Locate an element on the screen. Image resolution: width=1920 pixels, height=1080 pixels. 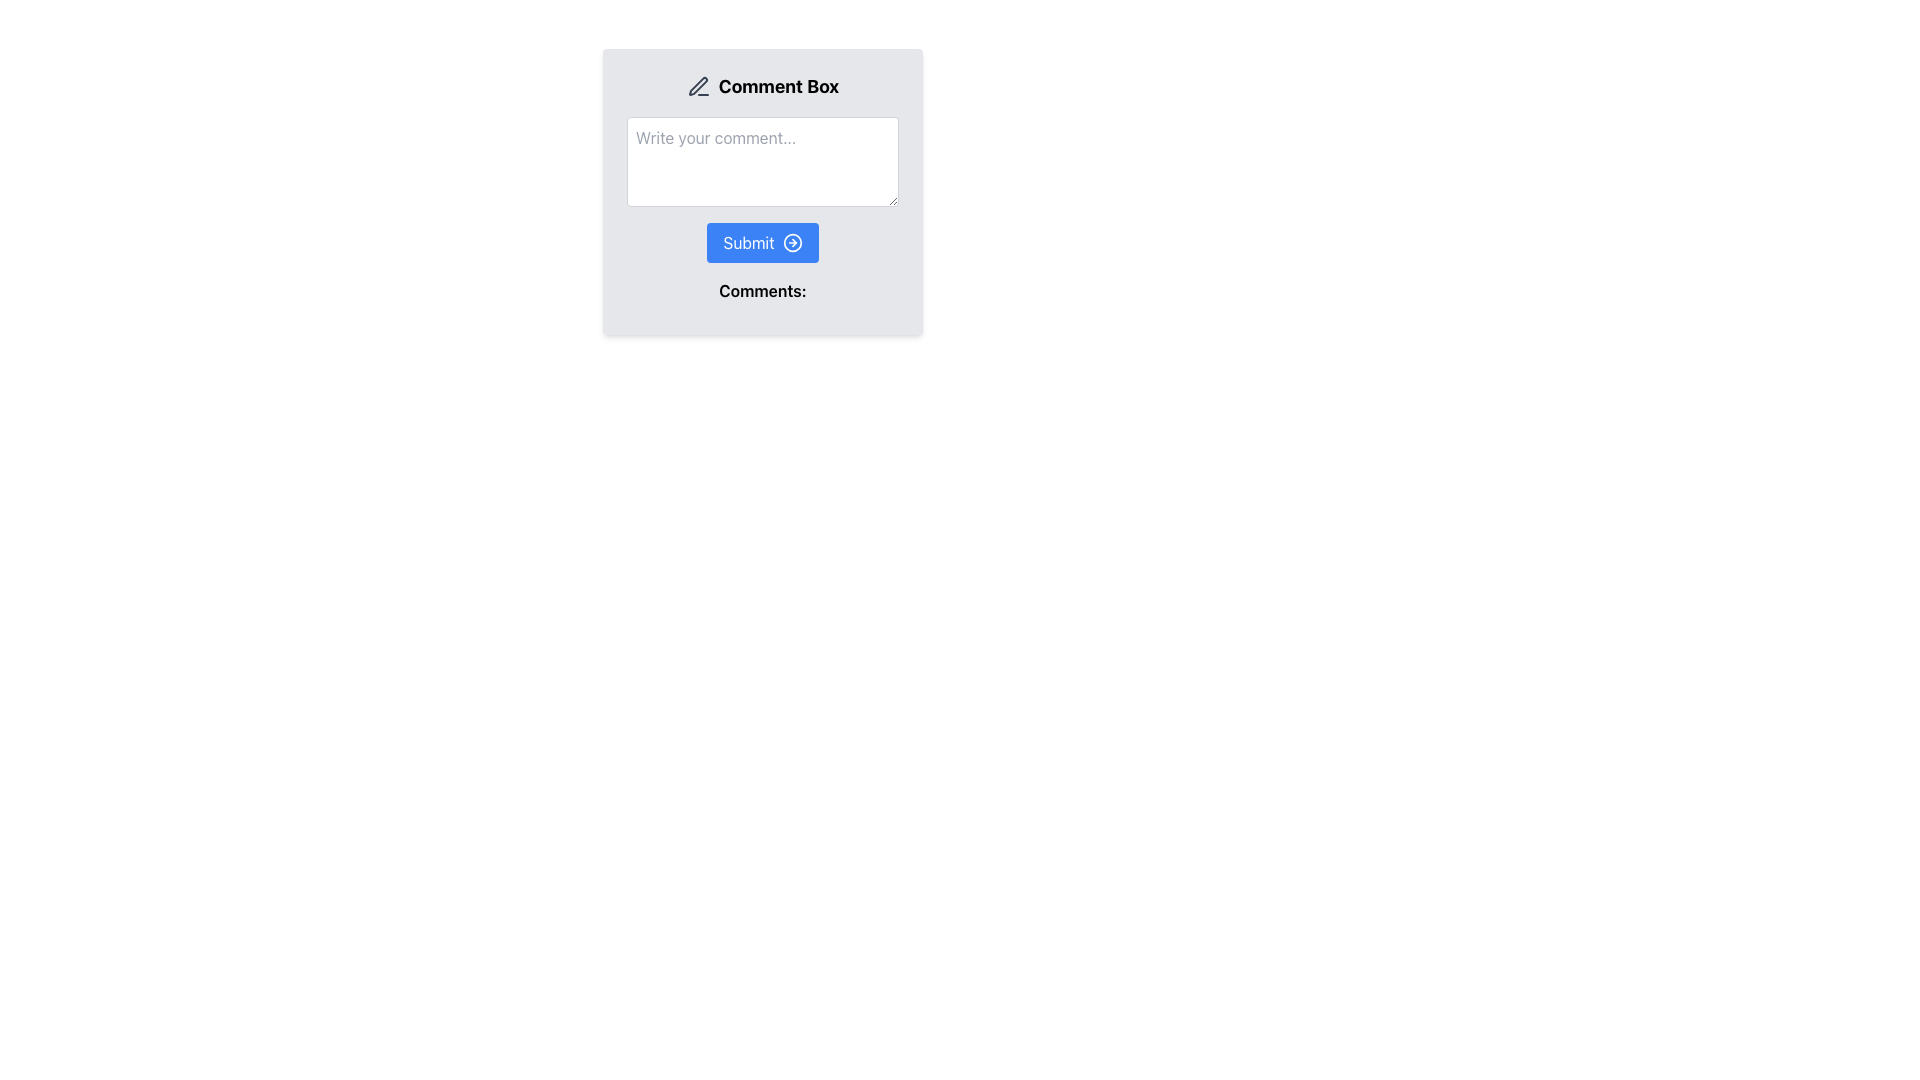
label text of the 'Submit' button which is centrally positioned within the blue button containing the text 'Submit' and an arrow icon is located at coordinates (747, 242).